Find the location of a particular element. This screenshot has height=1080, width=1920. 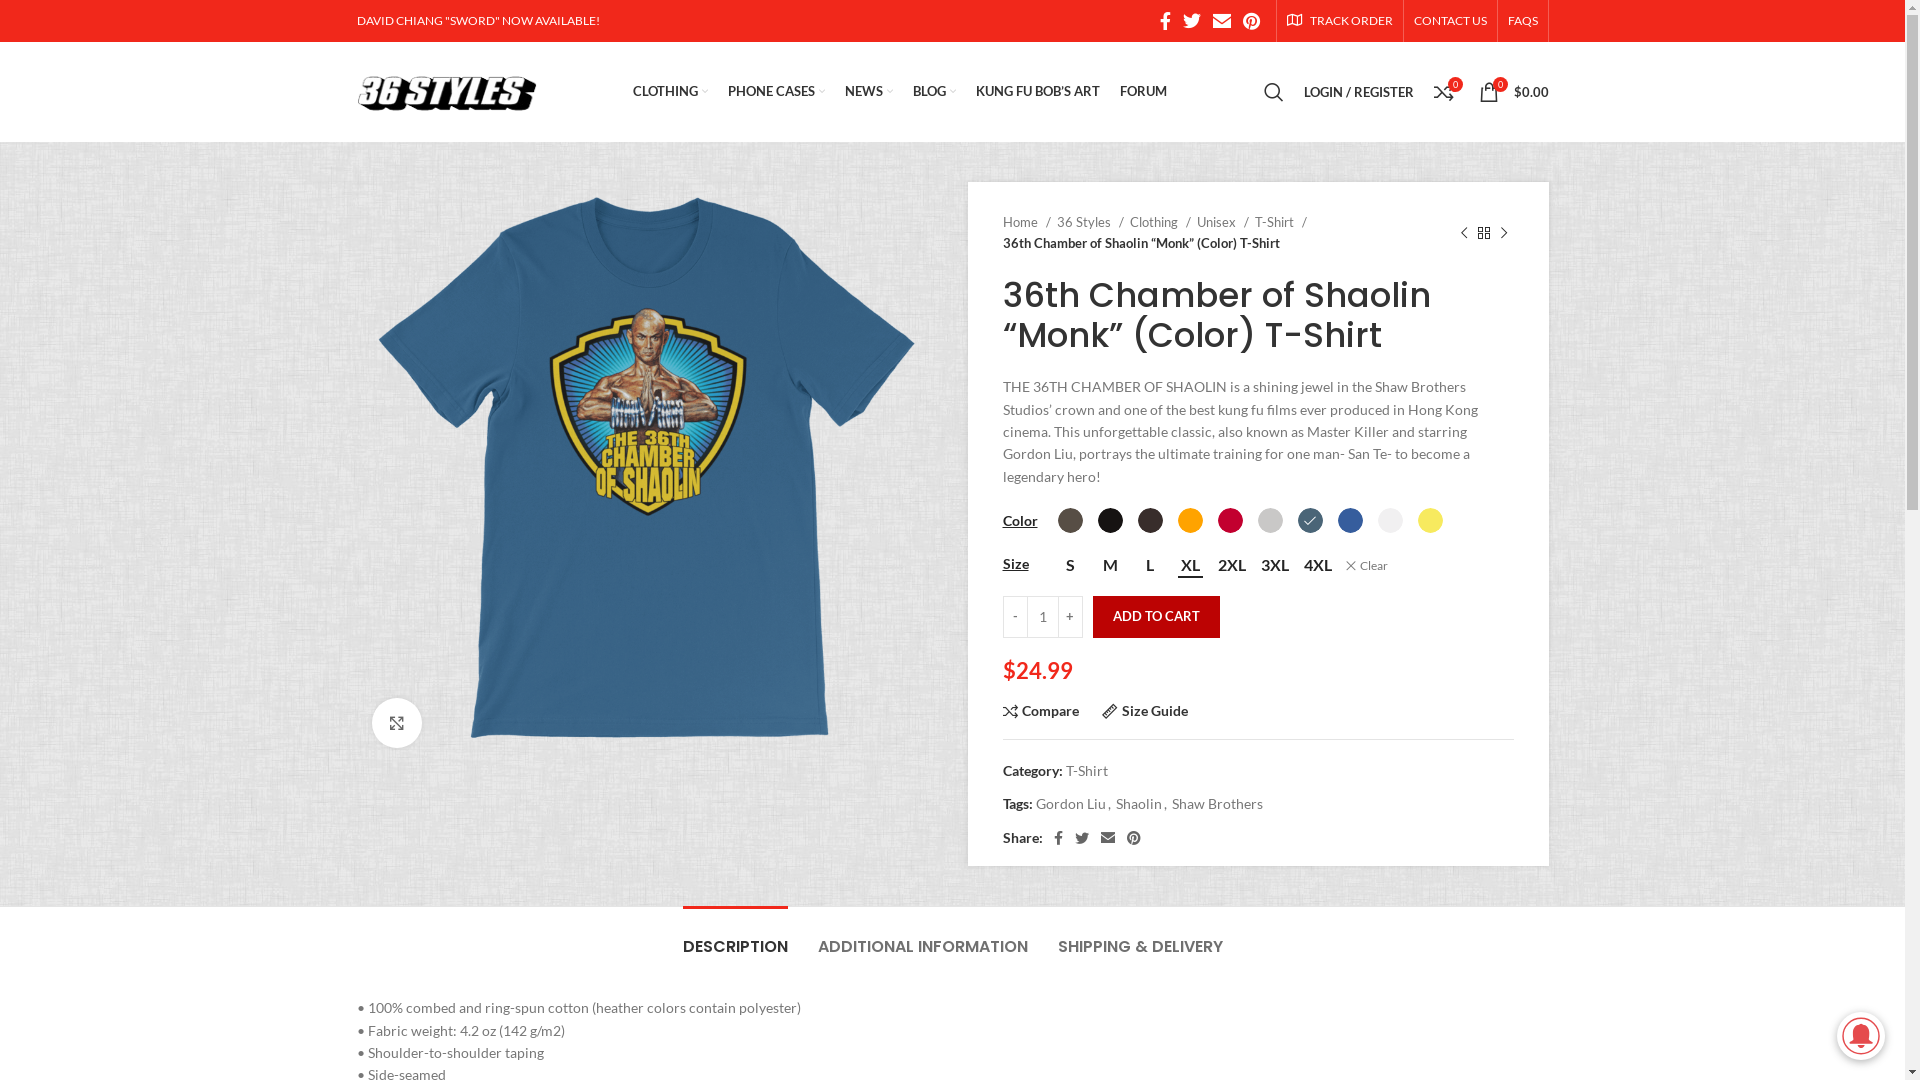

'mockup-dc92fbd9.png' is located at coordinates (646, 470).